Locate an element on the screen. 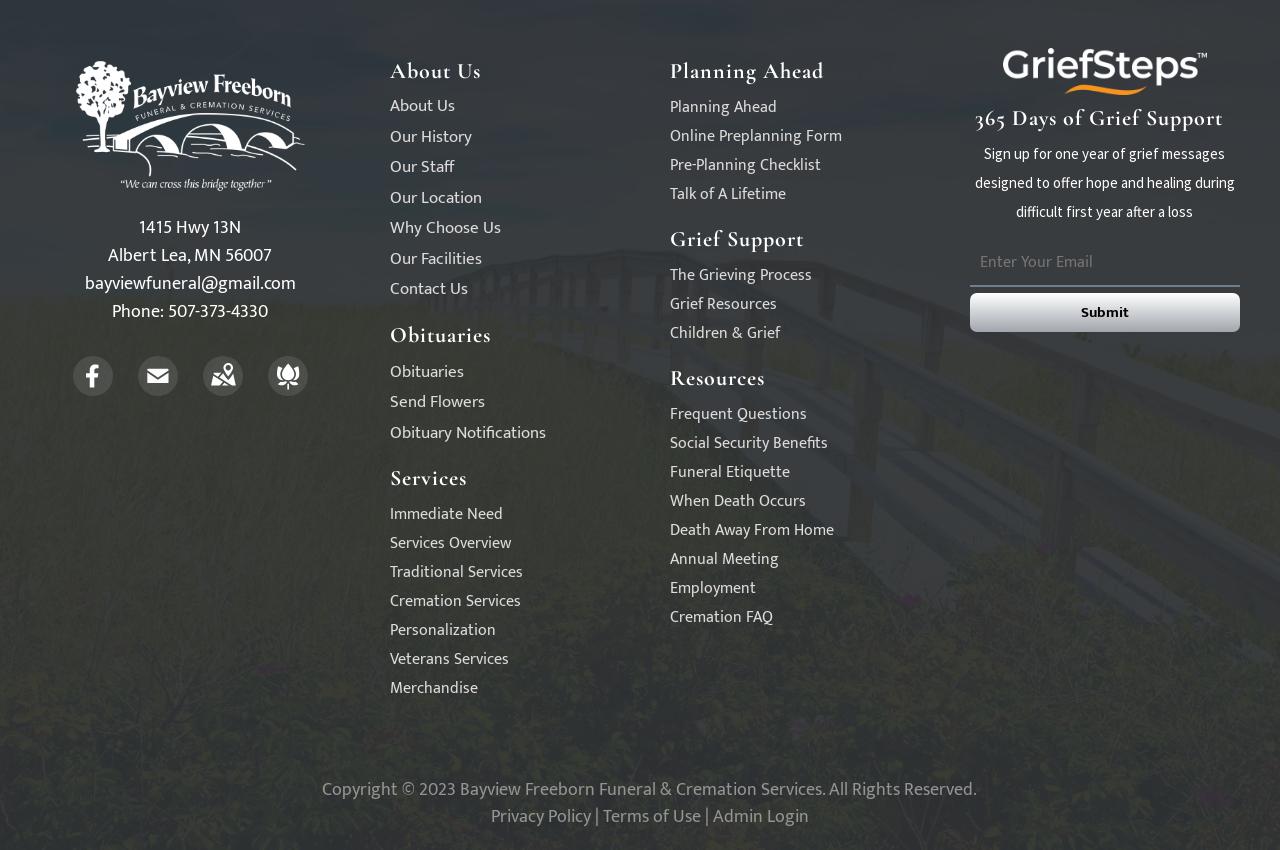 The width and height of the screenshot is (1280, 850). 'Services' is located at coordinates (427, 478).